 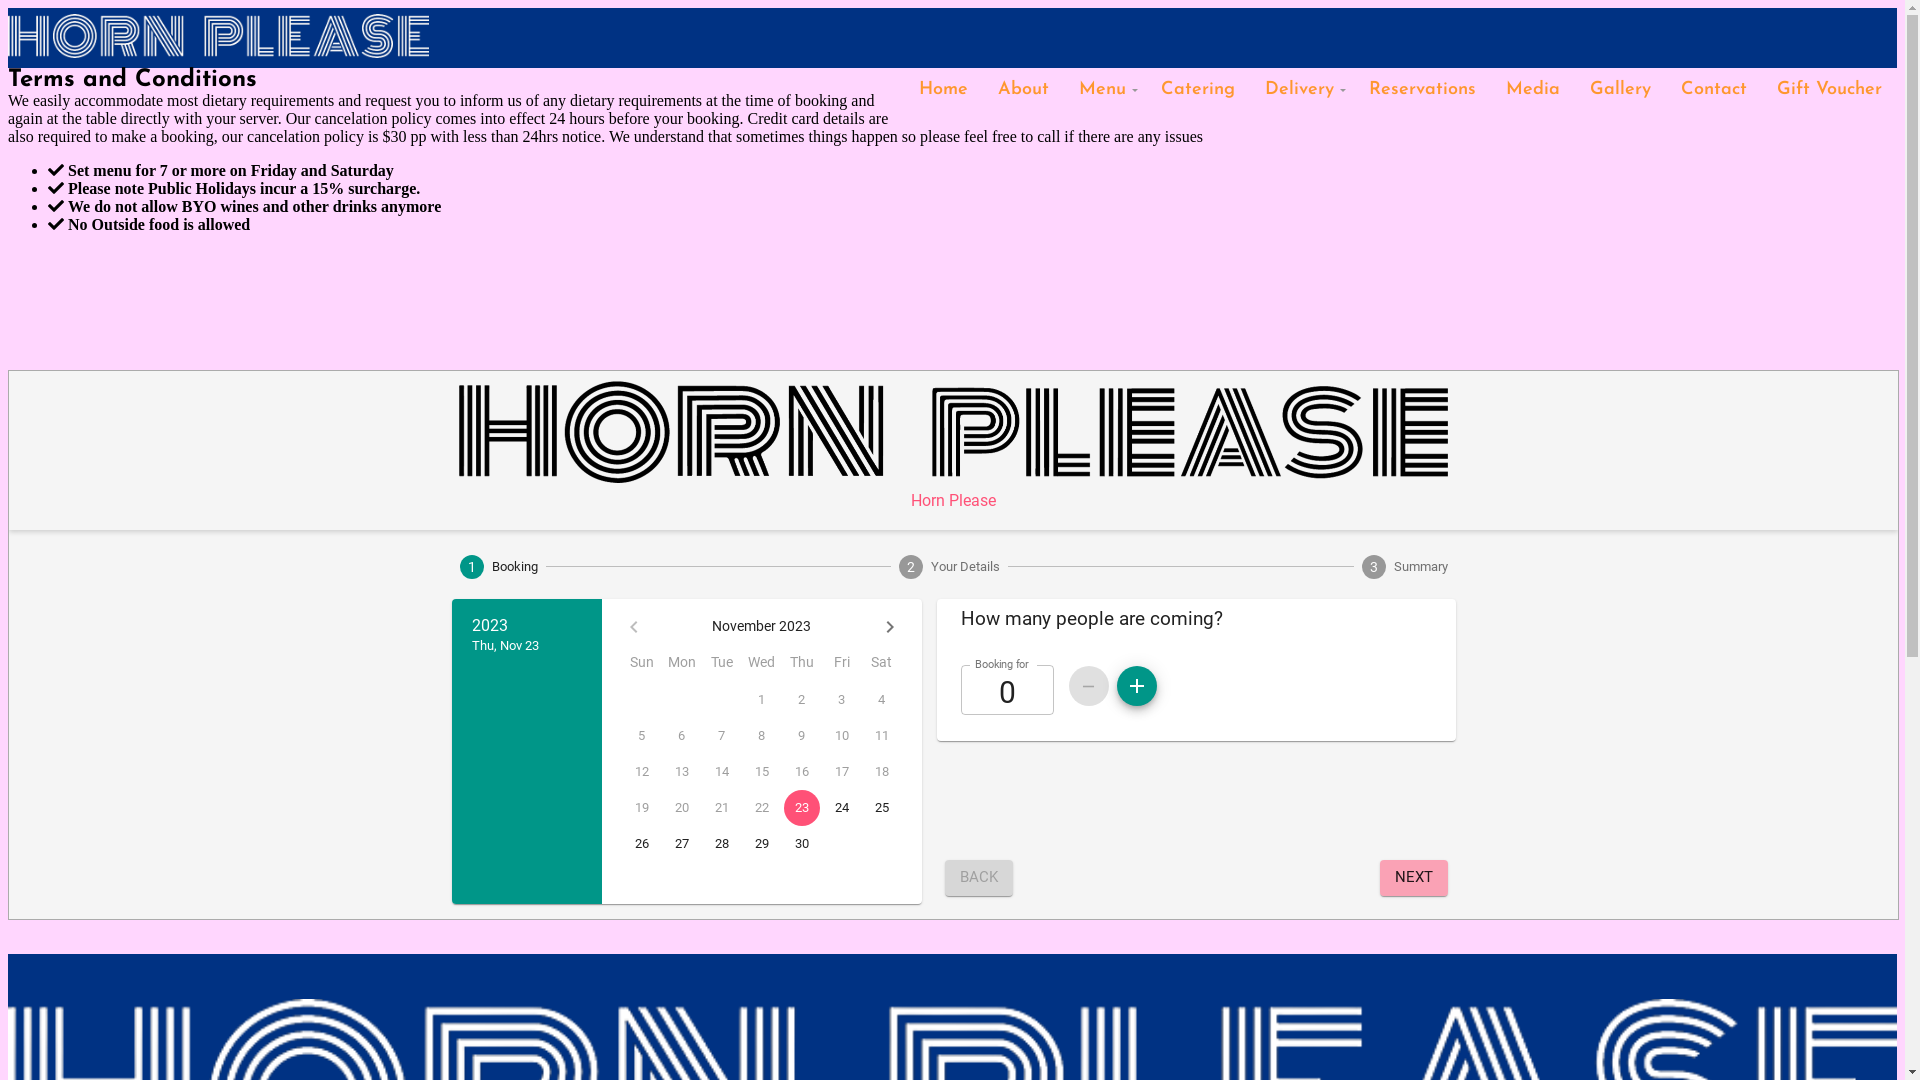 What do you see at coordinates (942, 88) in the screenshot?
I see `'Home'` at bounding box center [942, 88].